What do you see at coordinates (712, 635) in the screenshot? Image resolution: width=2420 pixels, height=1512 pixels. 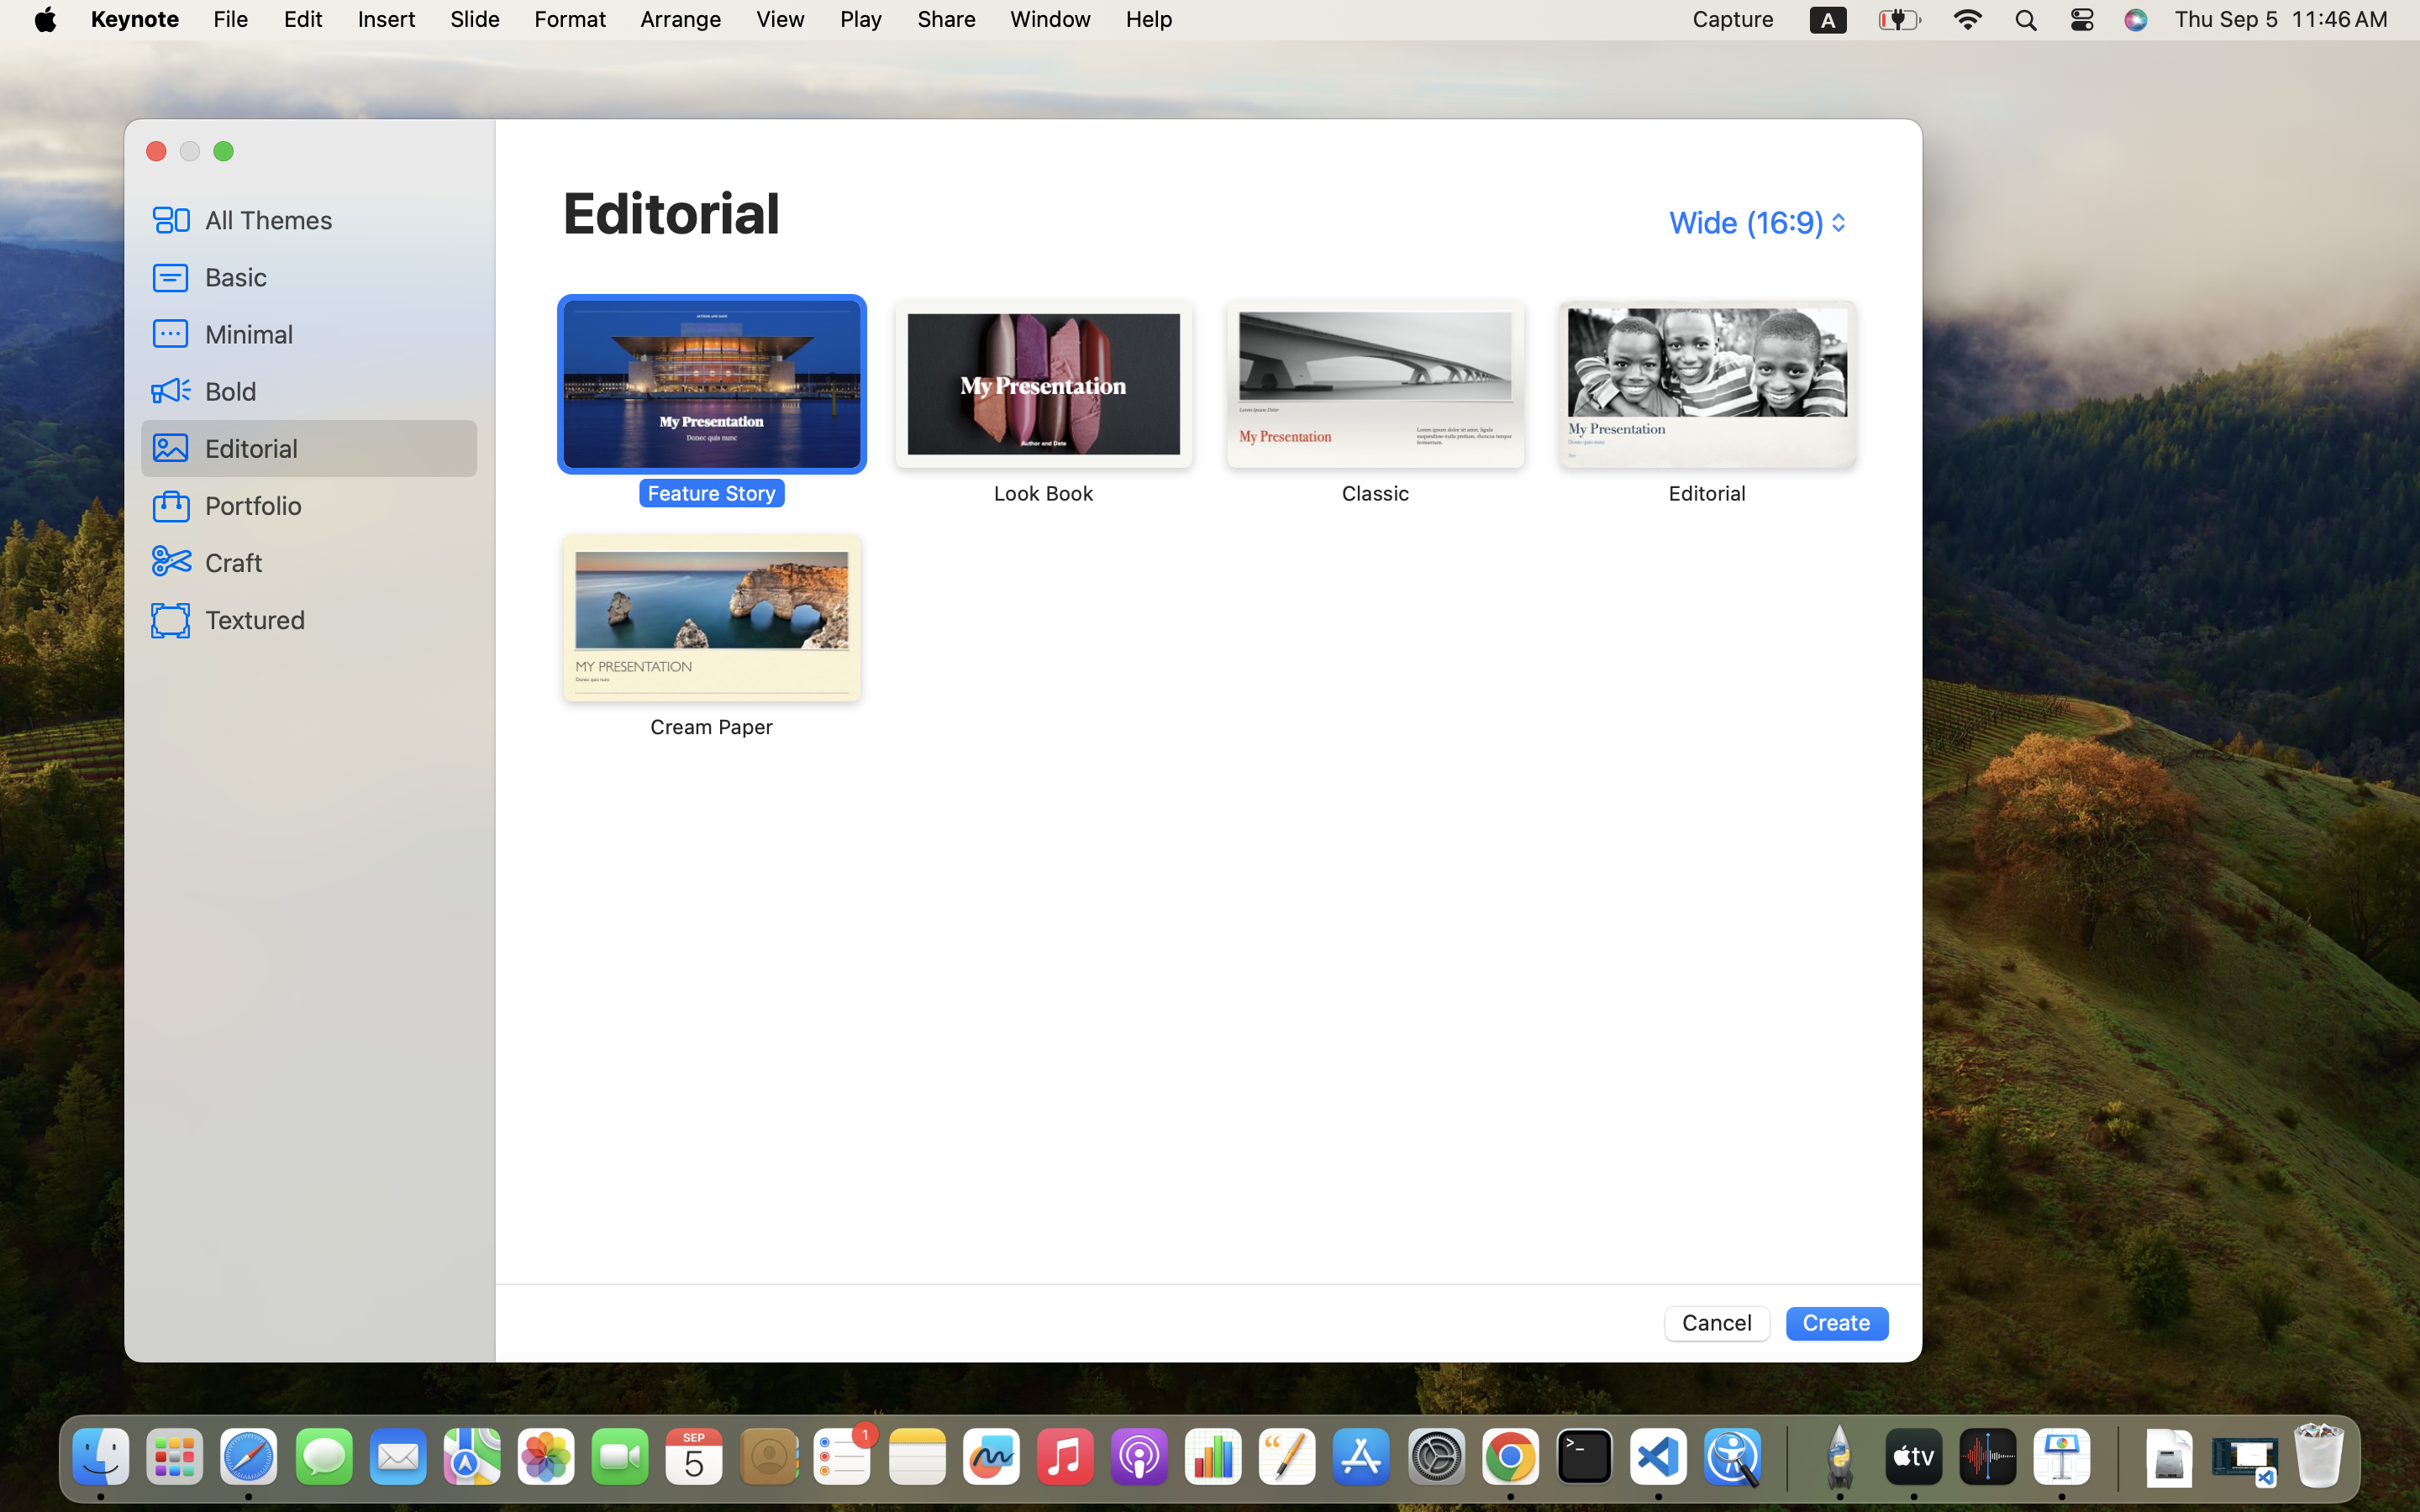 I see `'‎⁨Cream Paper⁩'` at bounding box center [712, 635].